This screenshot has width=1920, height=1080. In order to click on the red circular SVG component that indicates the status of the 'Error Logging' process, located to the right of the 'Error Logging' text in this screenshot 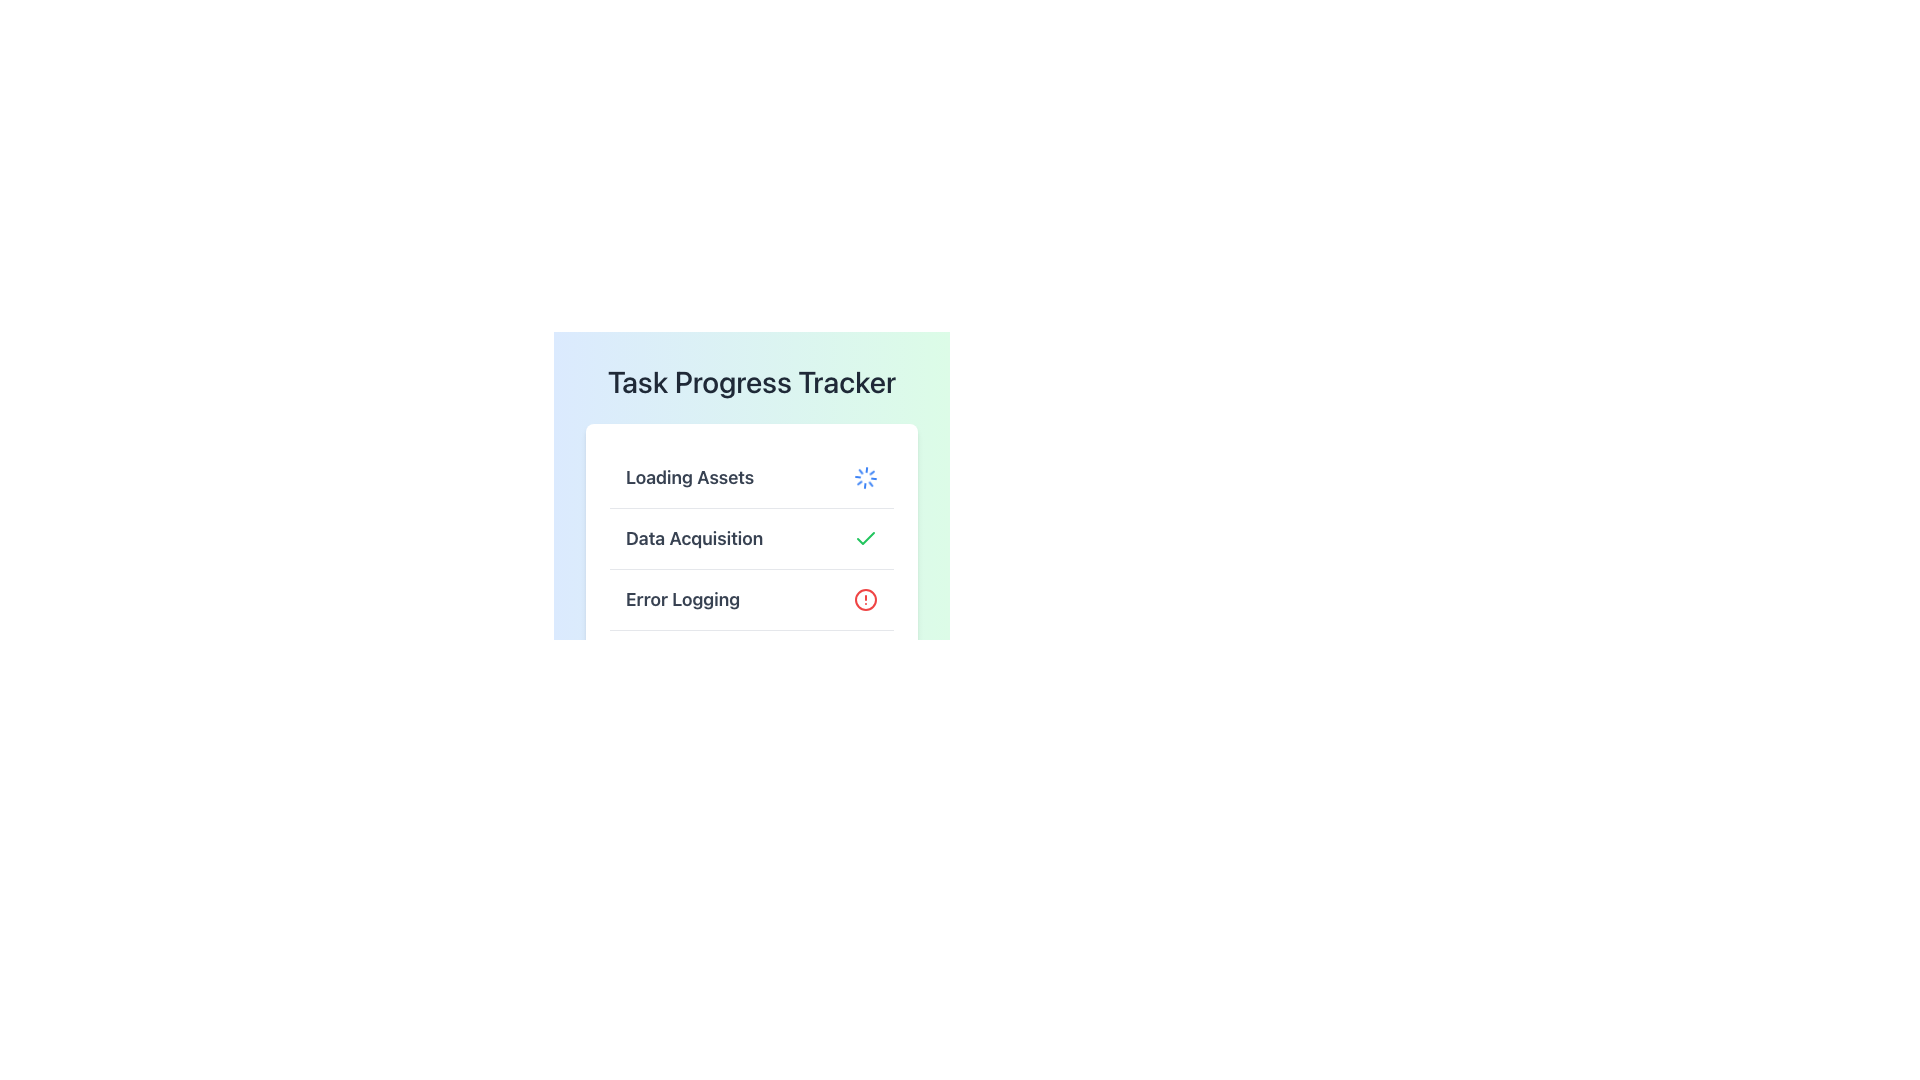, I will do `click(865, 599)`.